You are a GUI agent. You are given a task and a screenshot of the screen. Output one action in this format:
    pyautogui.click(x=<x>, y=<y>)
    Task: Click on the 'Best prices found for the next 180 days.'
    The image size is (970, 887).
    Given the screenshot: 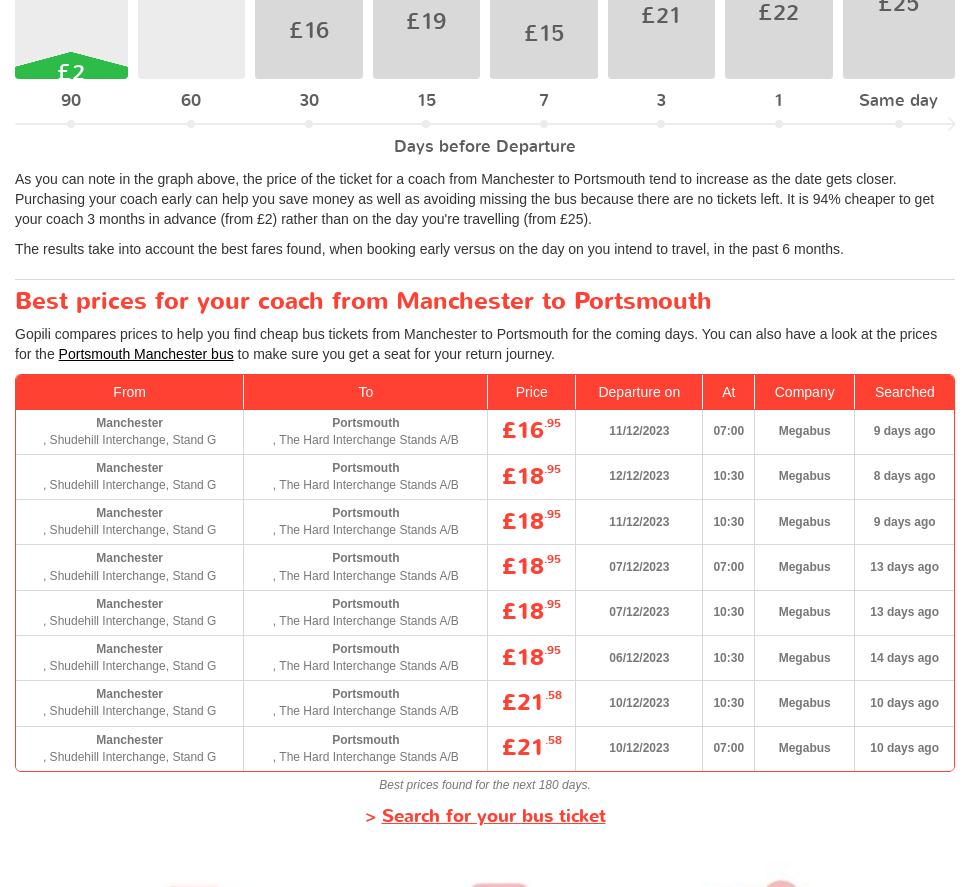 What is the action you would take?
    pyautogui.click(x=483, y=783)
    